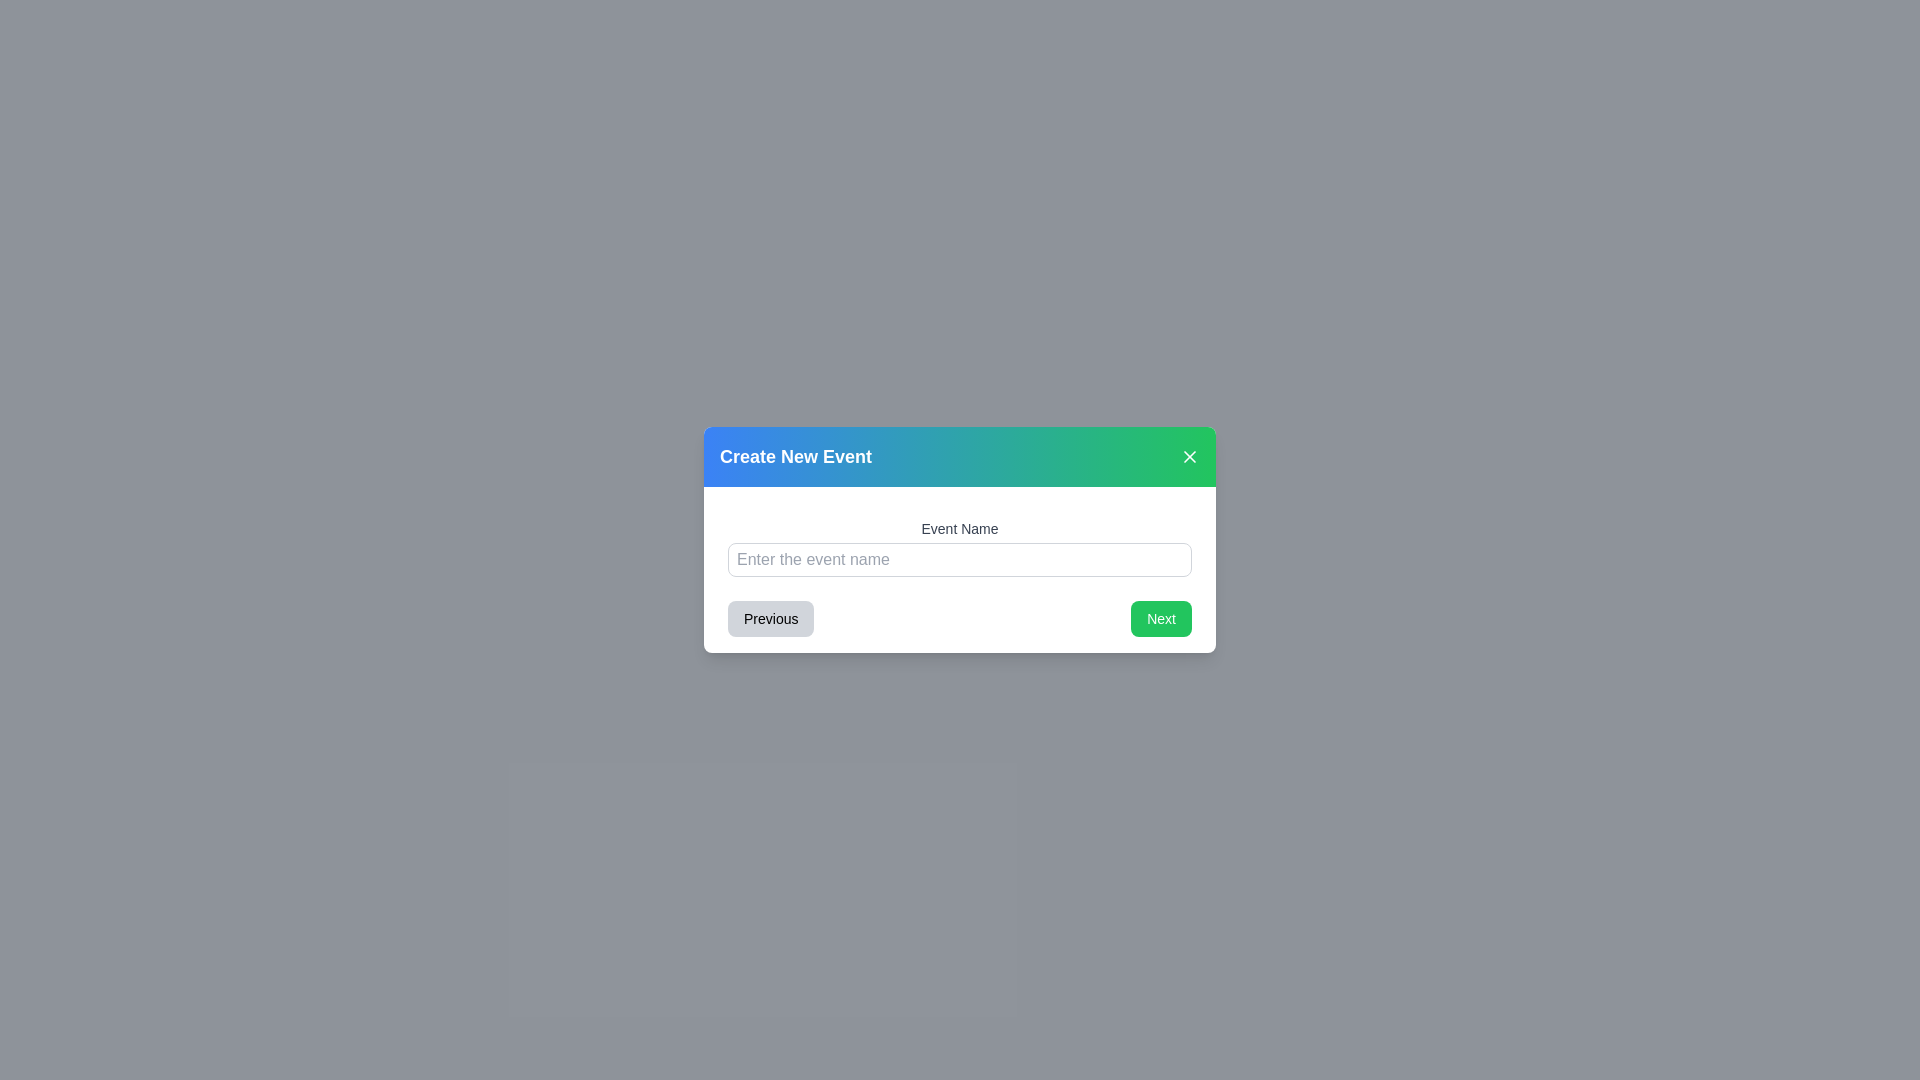 Image resolution: width=1920 pixels, height=1080 pixels. What do you see at coordinates (1190, 456) in the screenshot?
I see `the close button represented by a circular icon with an 'X' symbol in the center, located in the top-right corner of the 'Create New Event' modal header` at bounding box center [1190, 456].